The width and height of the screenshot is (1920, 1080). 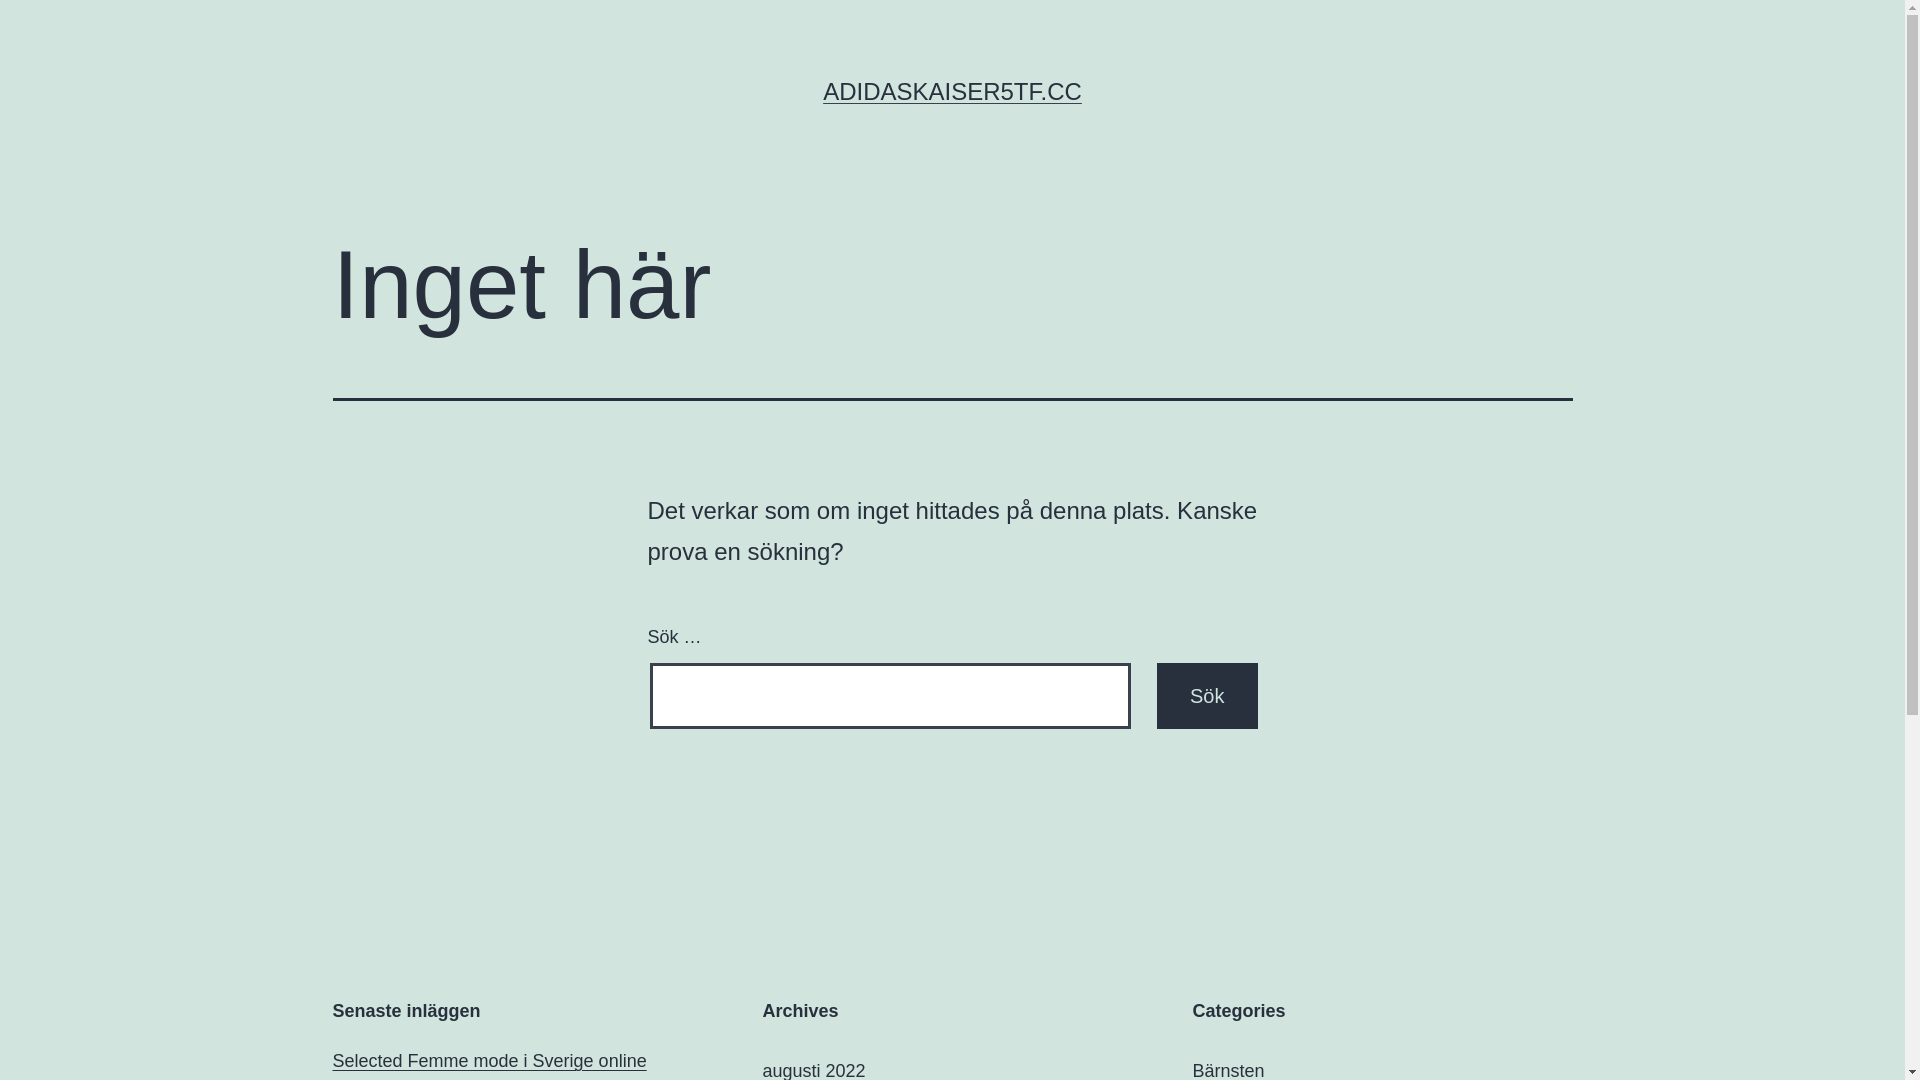 What do you see at coordinates (951, 91) in the screenshot?
I see `'ADIDASKAISER5TF.CC'` at bounding box center [951, 91].